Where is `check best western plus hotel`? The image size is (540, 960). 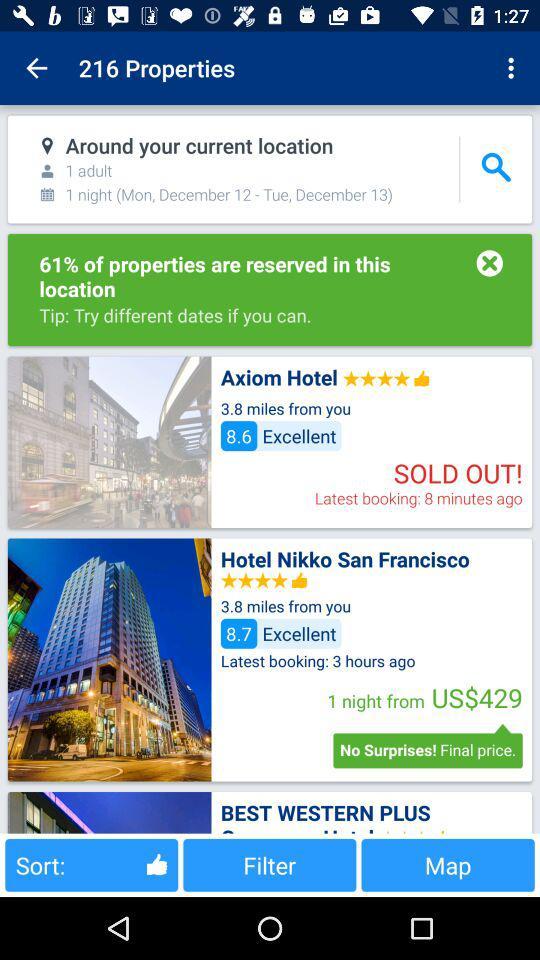
check best western plus hotel is located at coordinates (109, 812).